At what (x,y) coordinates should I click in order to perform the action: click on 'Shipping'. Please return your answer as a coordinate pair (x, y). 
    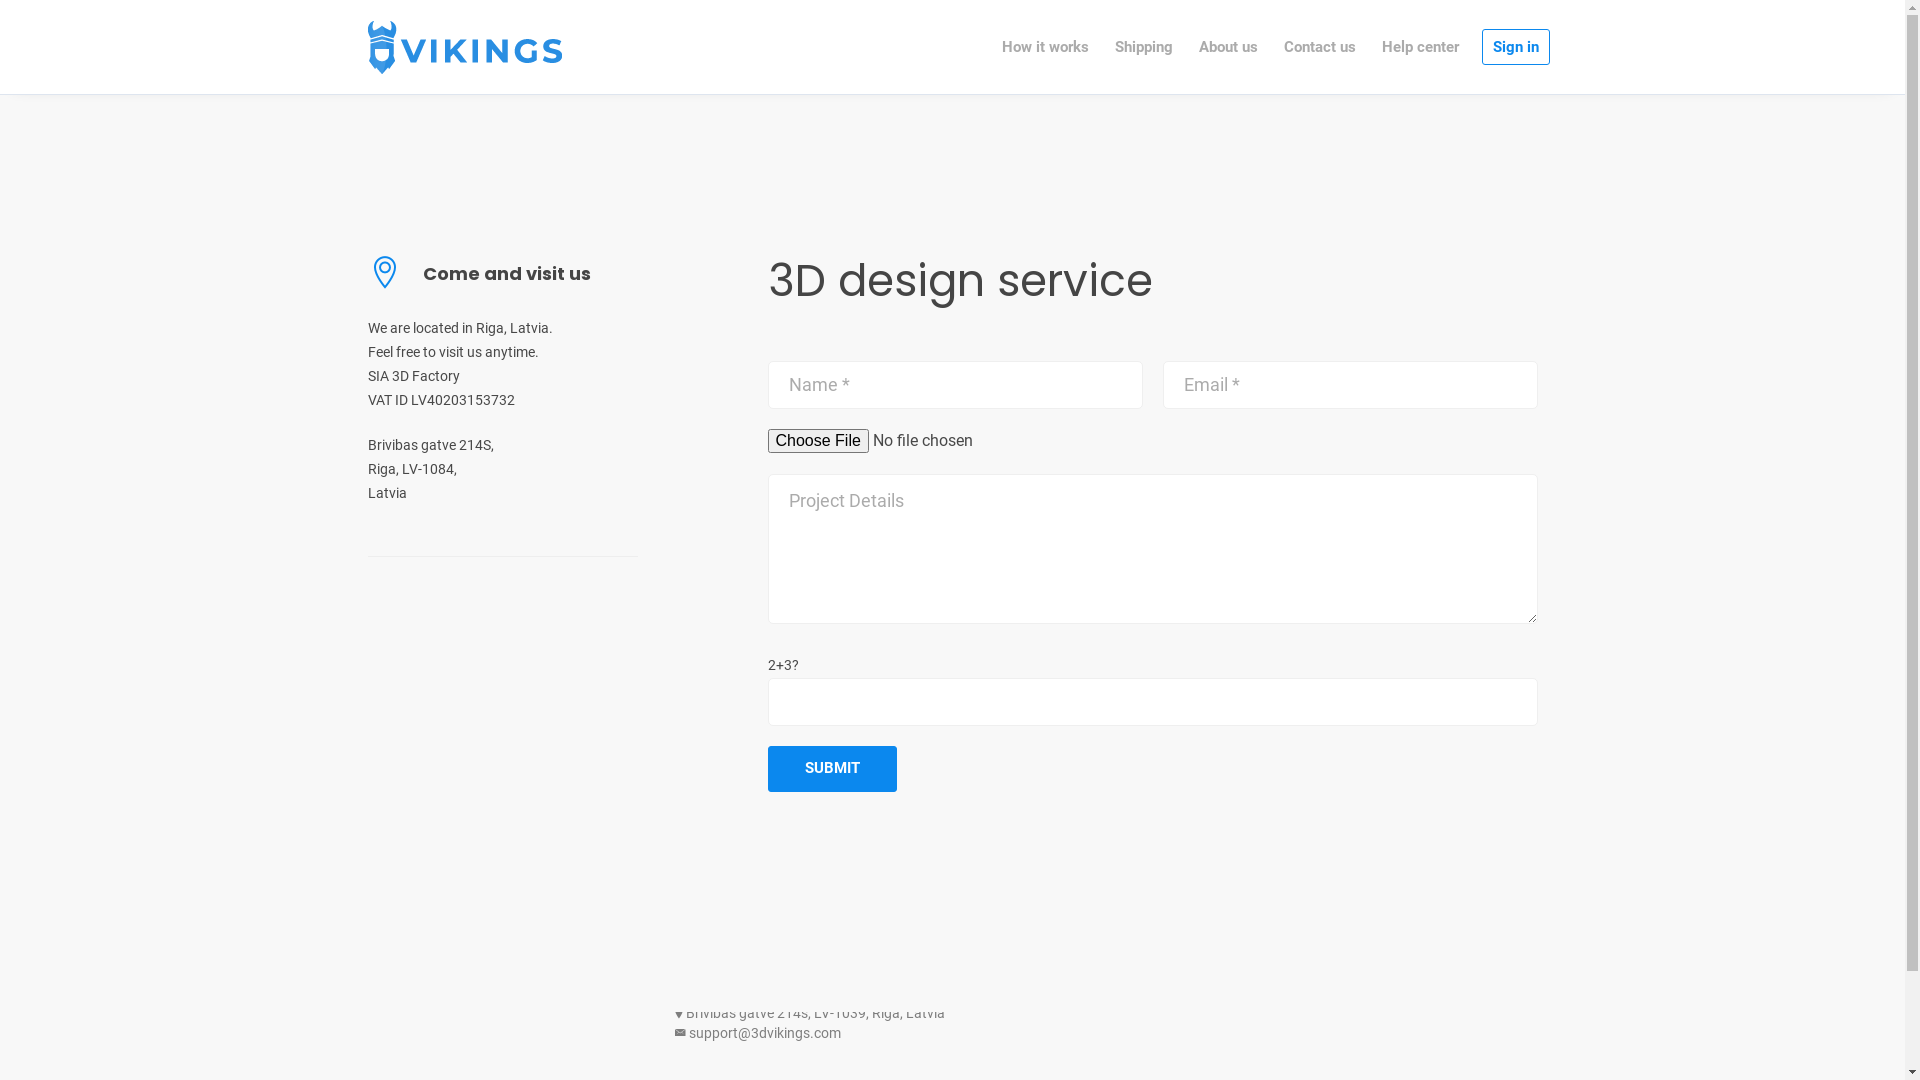
    Looking at the image, I should click on (1145, 45).